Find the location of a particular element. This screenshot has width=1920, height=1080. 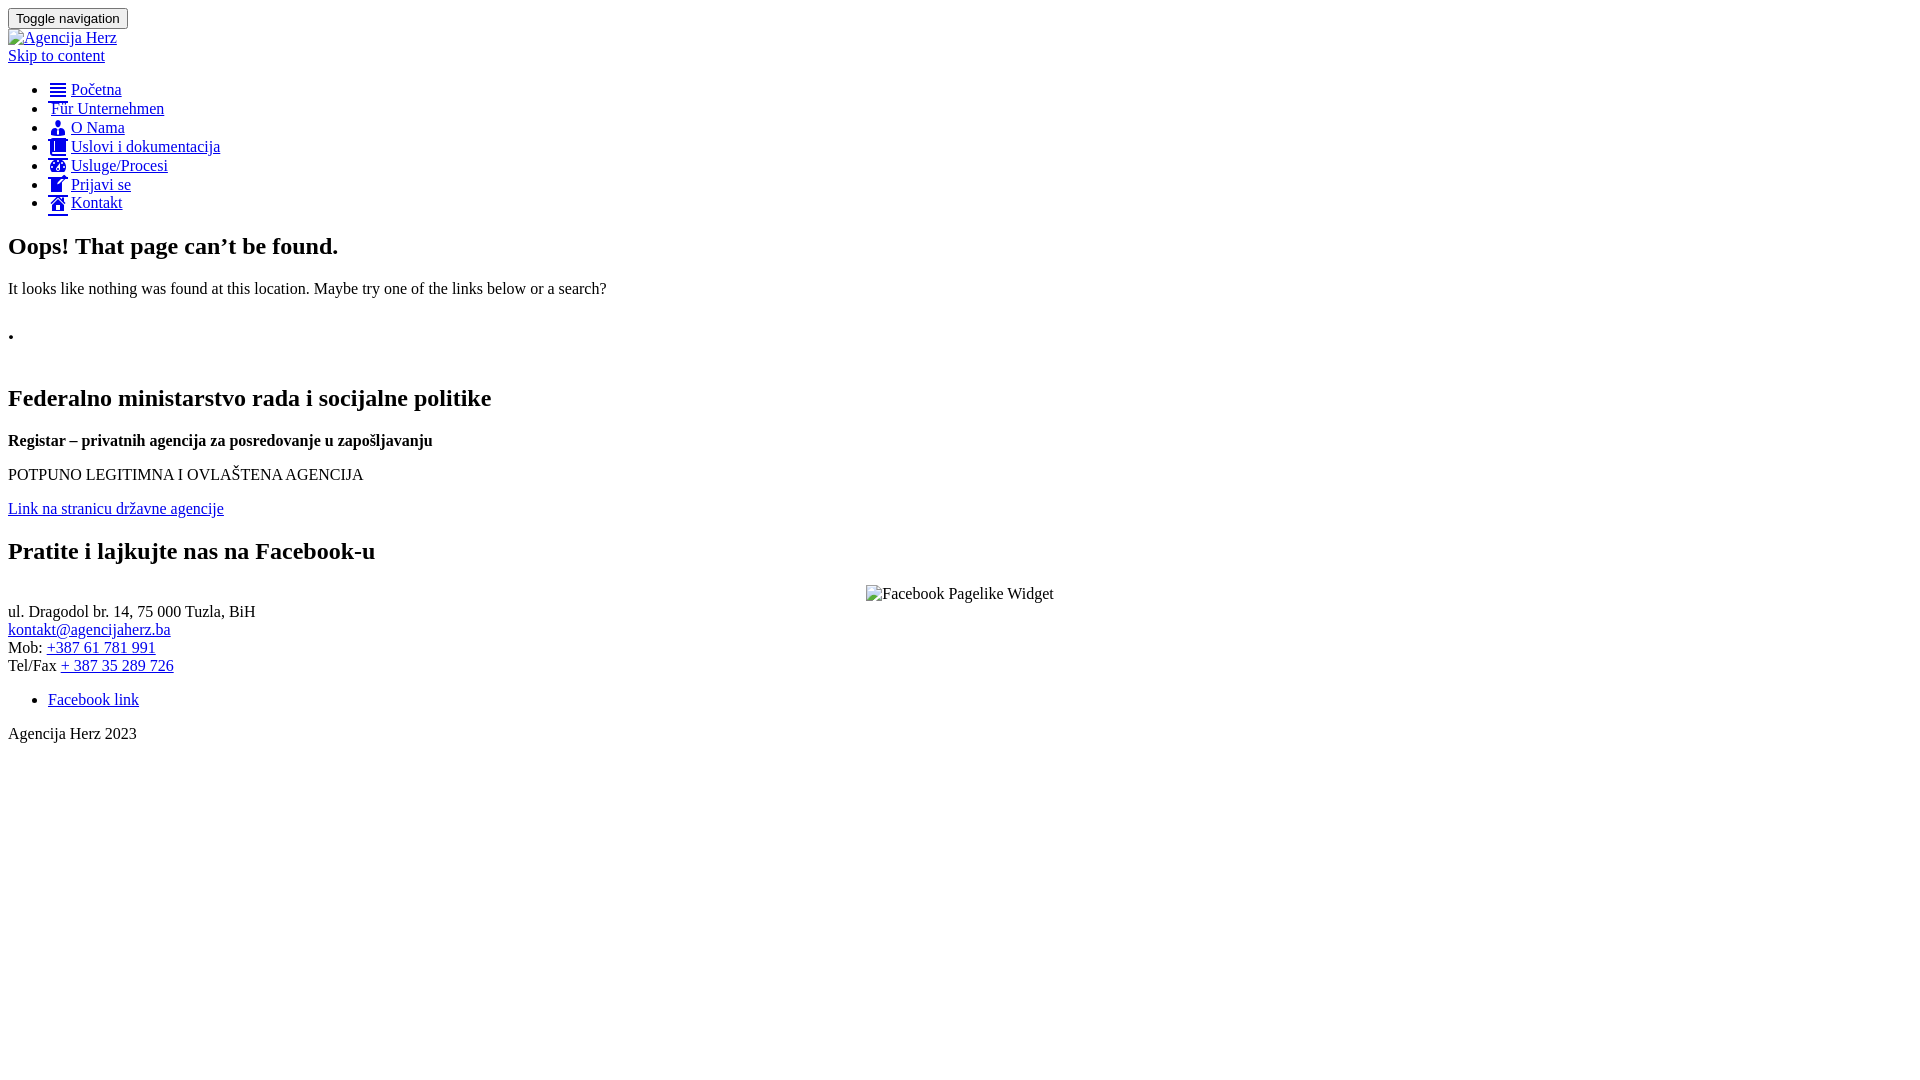

'O Nama' is located at coordinates (48, 127).